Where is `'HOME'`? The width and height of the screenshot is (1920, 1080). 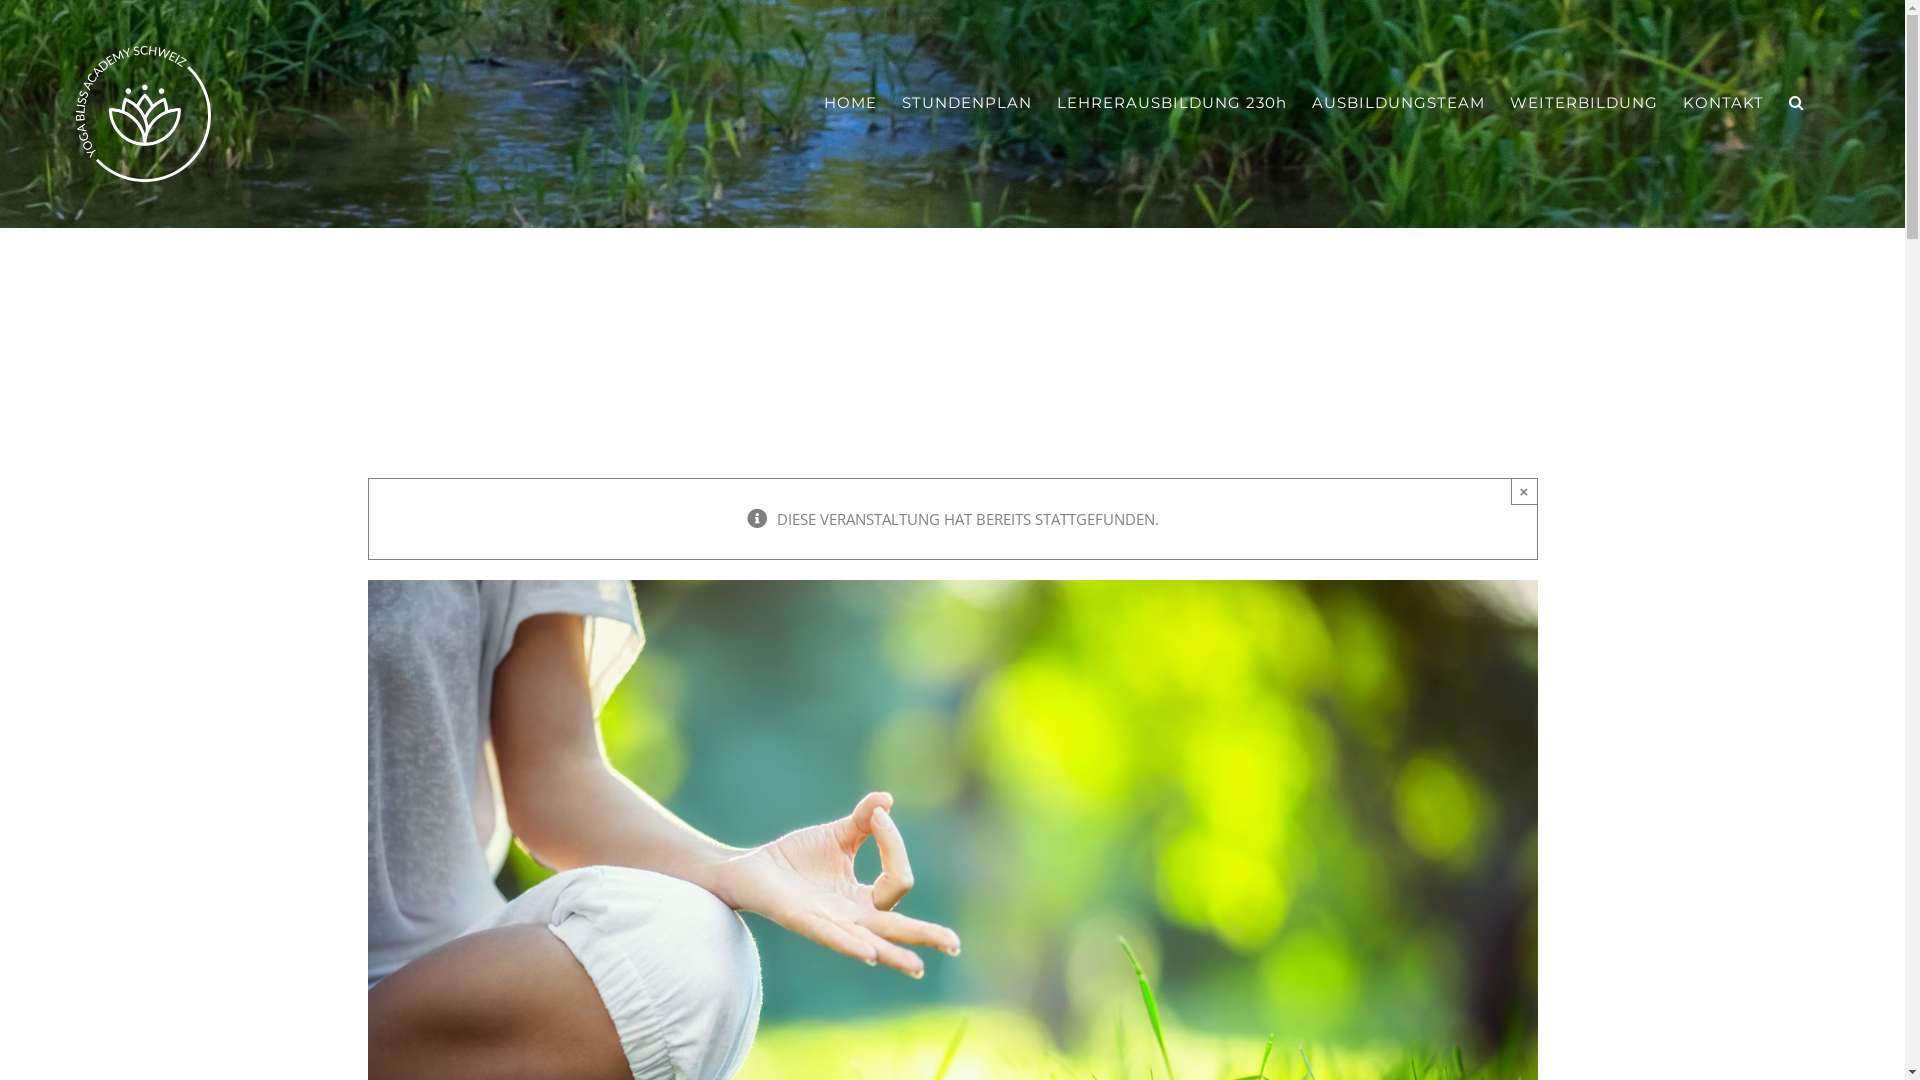 'HOME' is located at coordinates (850, 102).